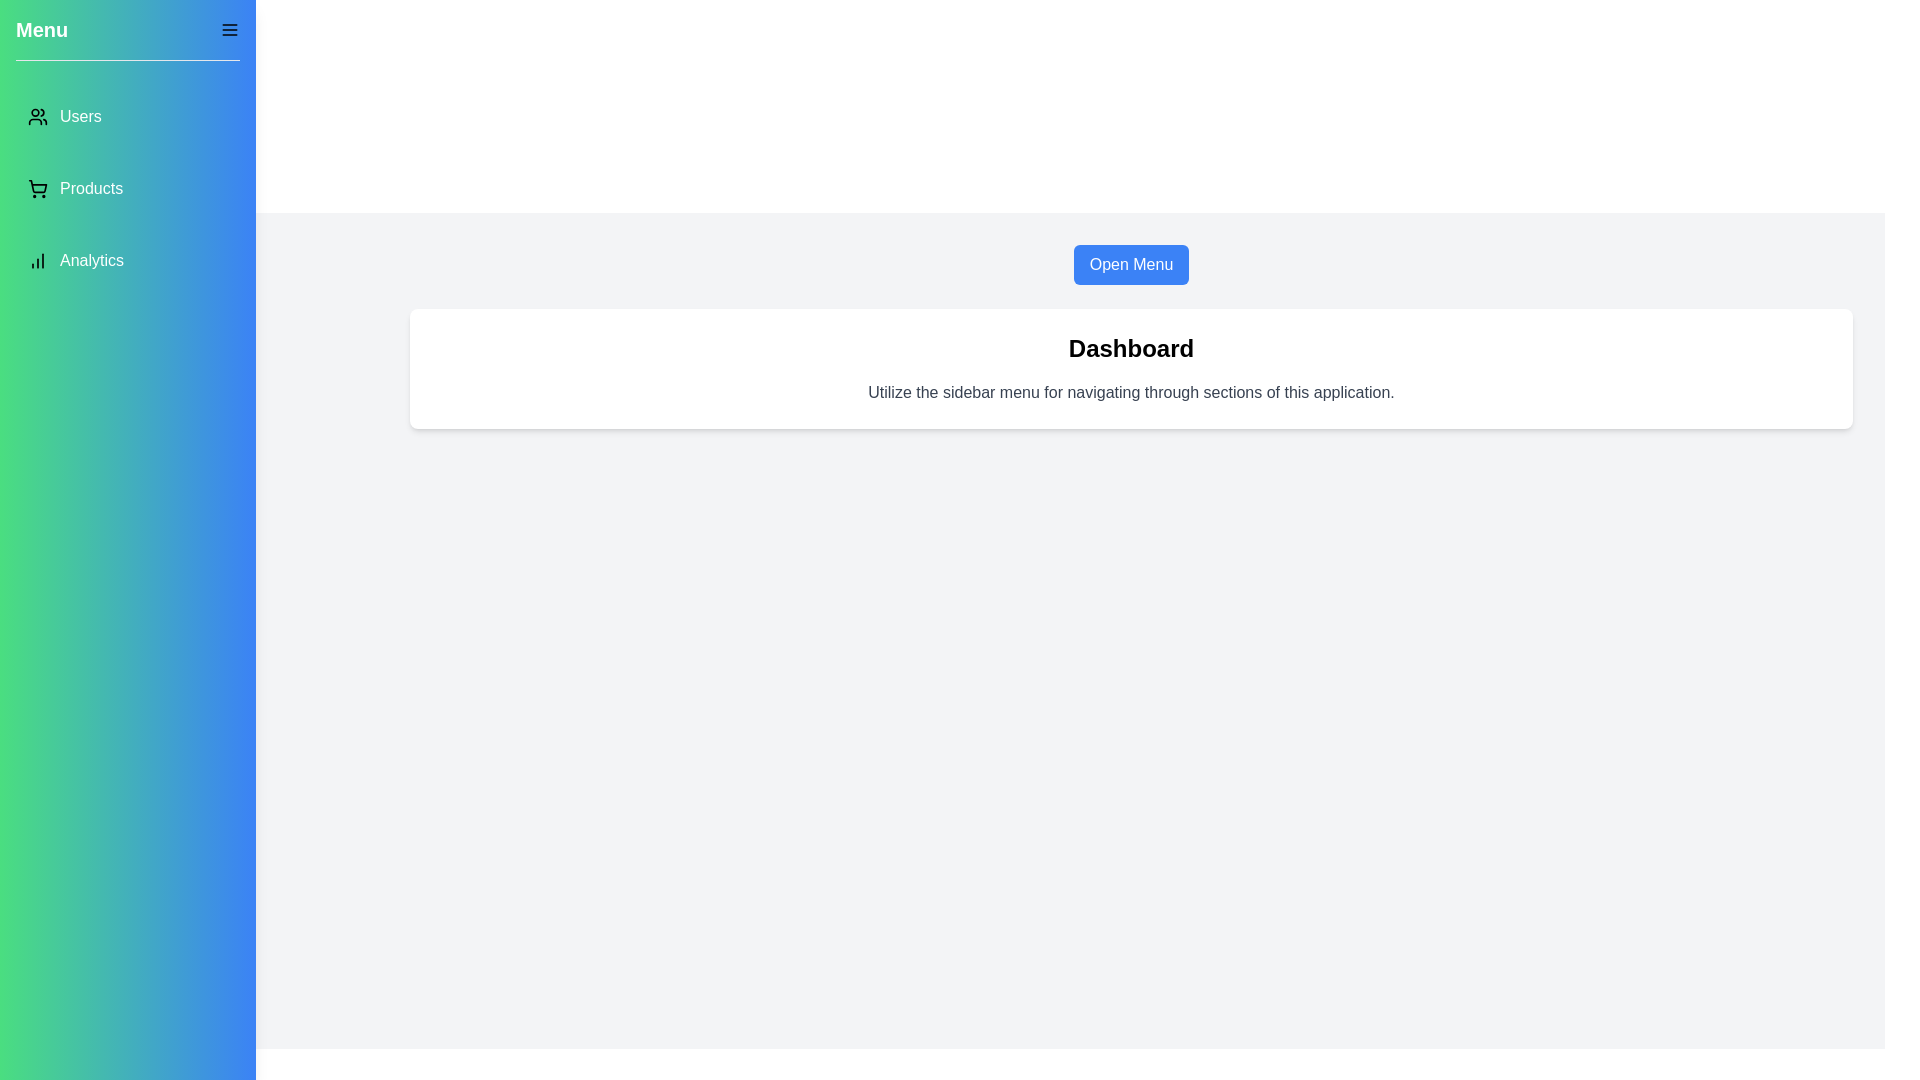  What do you see at coordinates (127, 189) in the screenshot?
I see `the menu item labeled Products to navigate to the respective section` at bounding box center [127, 189].